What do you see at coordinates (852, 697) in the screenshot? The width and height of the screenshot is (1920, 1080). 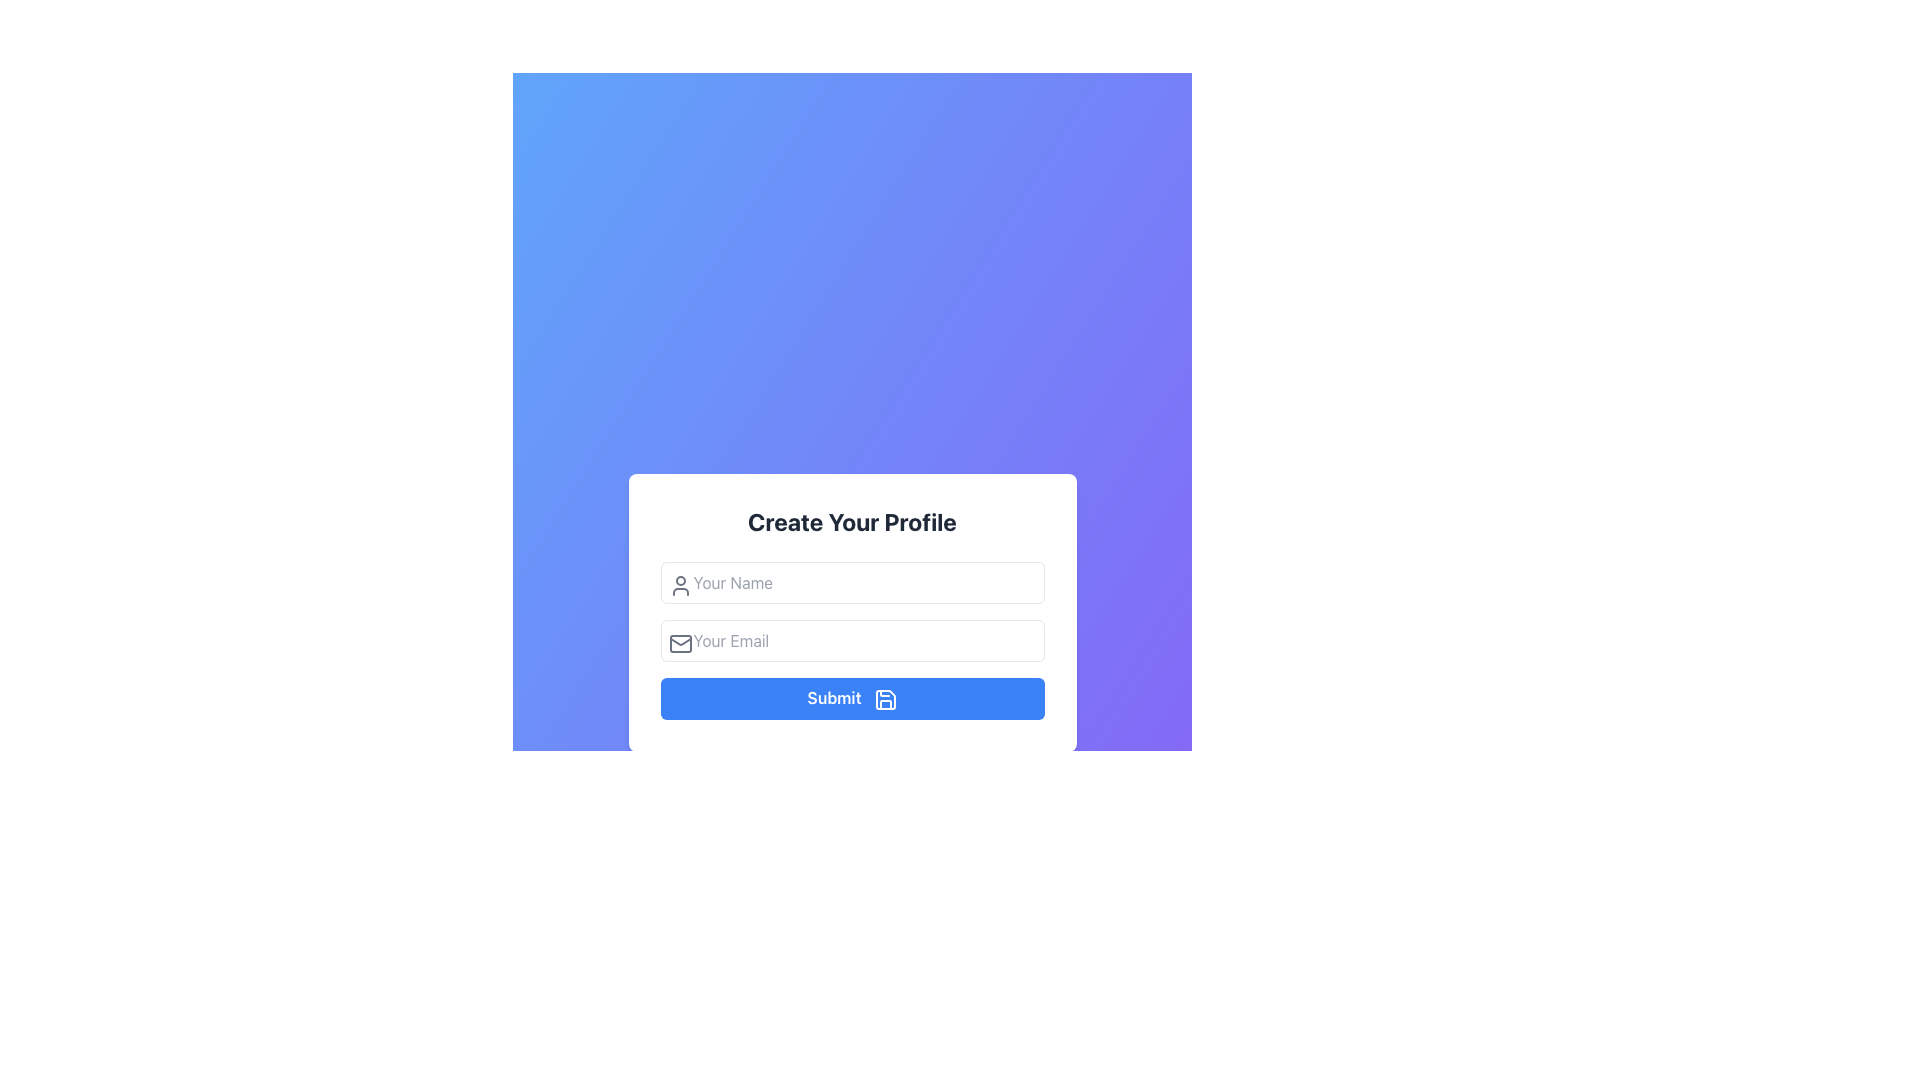 I see `the blue rectangular 'Submit' button with rounded corners to change its styling` at bounding box center [852, 697].